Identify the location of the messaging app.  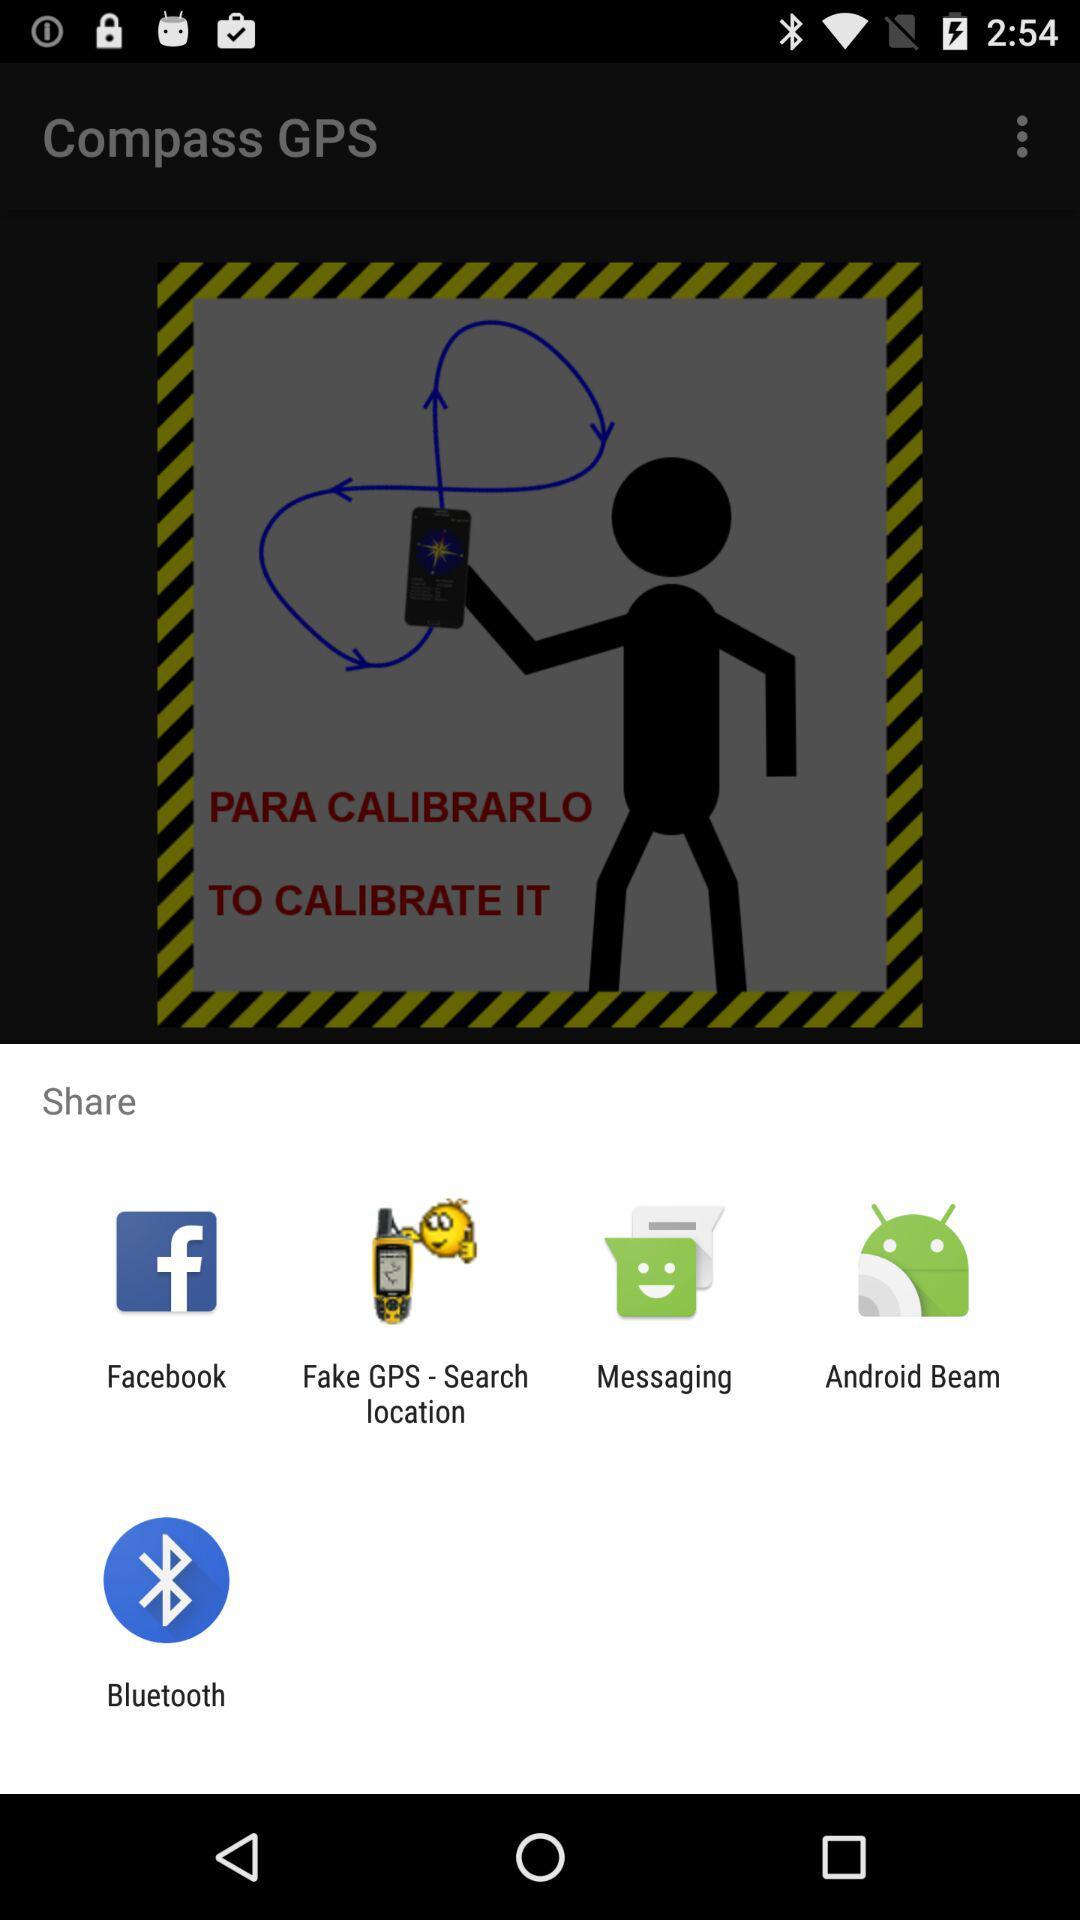
(664, 1392).